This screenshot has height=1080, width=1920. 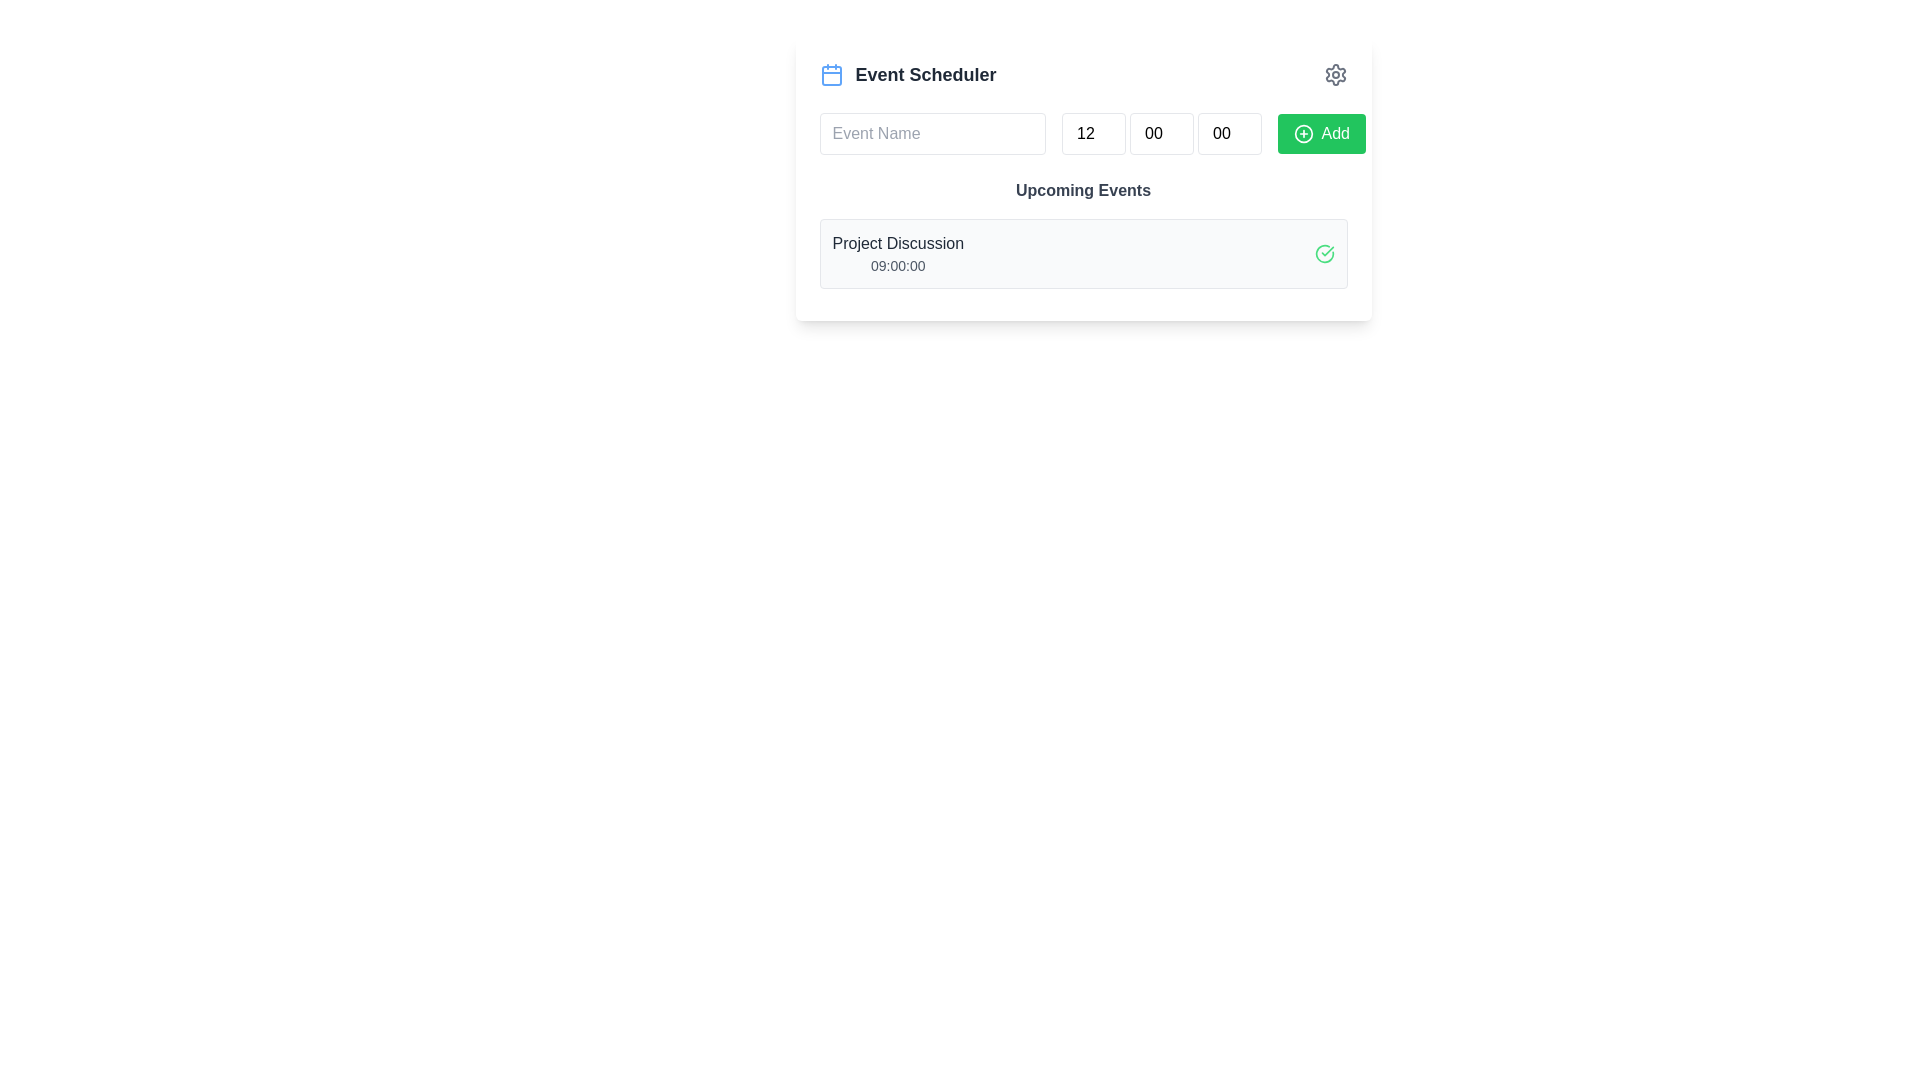 What do you see at coordinates (1335, 73) in the screenshot?
I see `the gear-shaped settings icon located at the top-right corner of the white panel, which is visually distinct with a circular center and pointed edges resembling a cogwheel` at bounding box center [1335, 73].